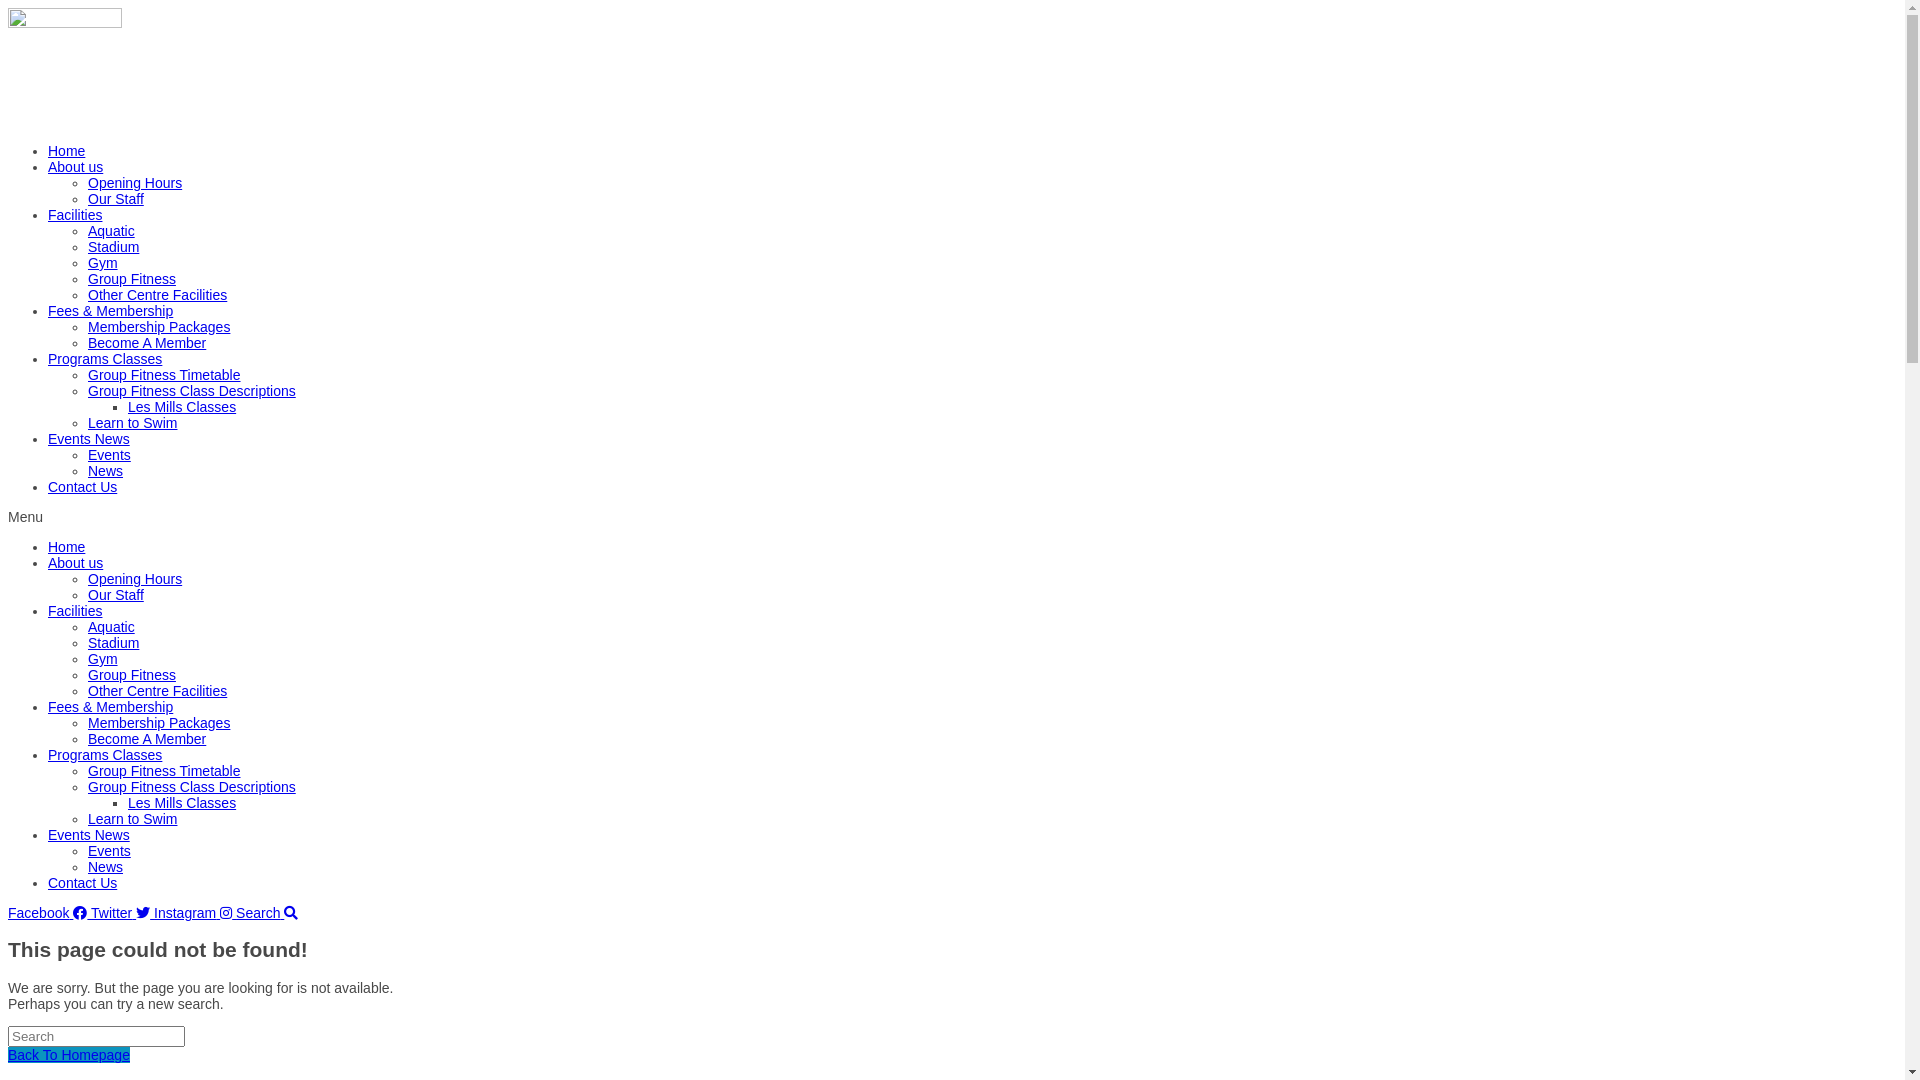  I want to click on 'Stadium', so click(112, 643).